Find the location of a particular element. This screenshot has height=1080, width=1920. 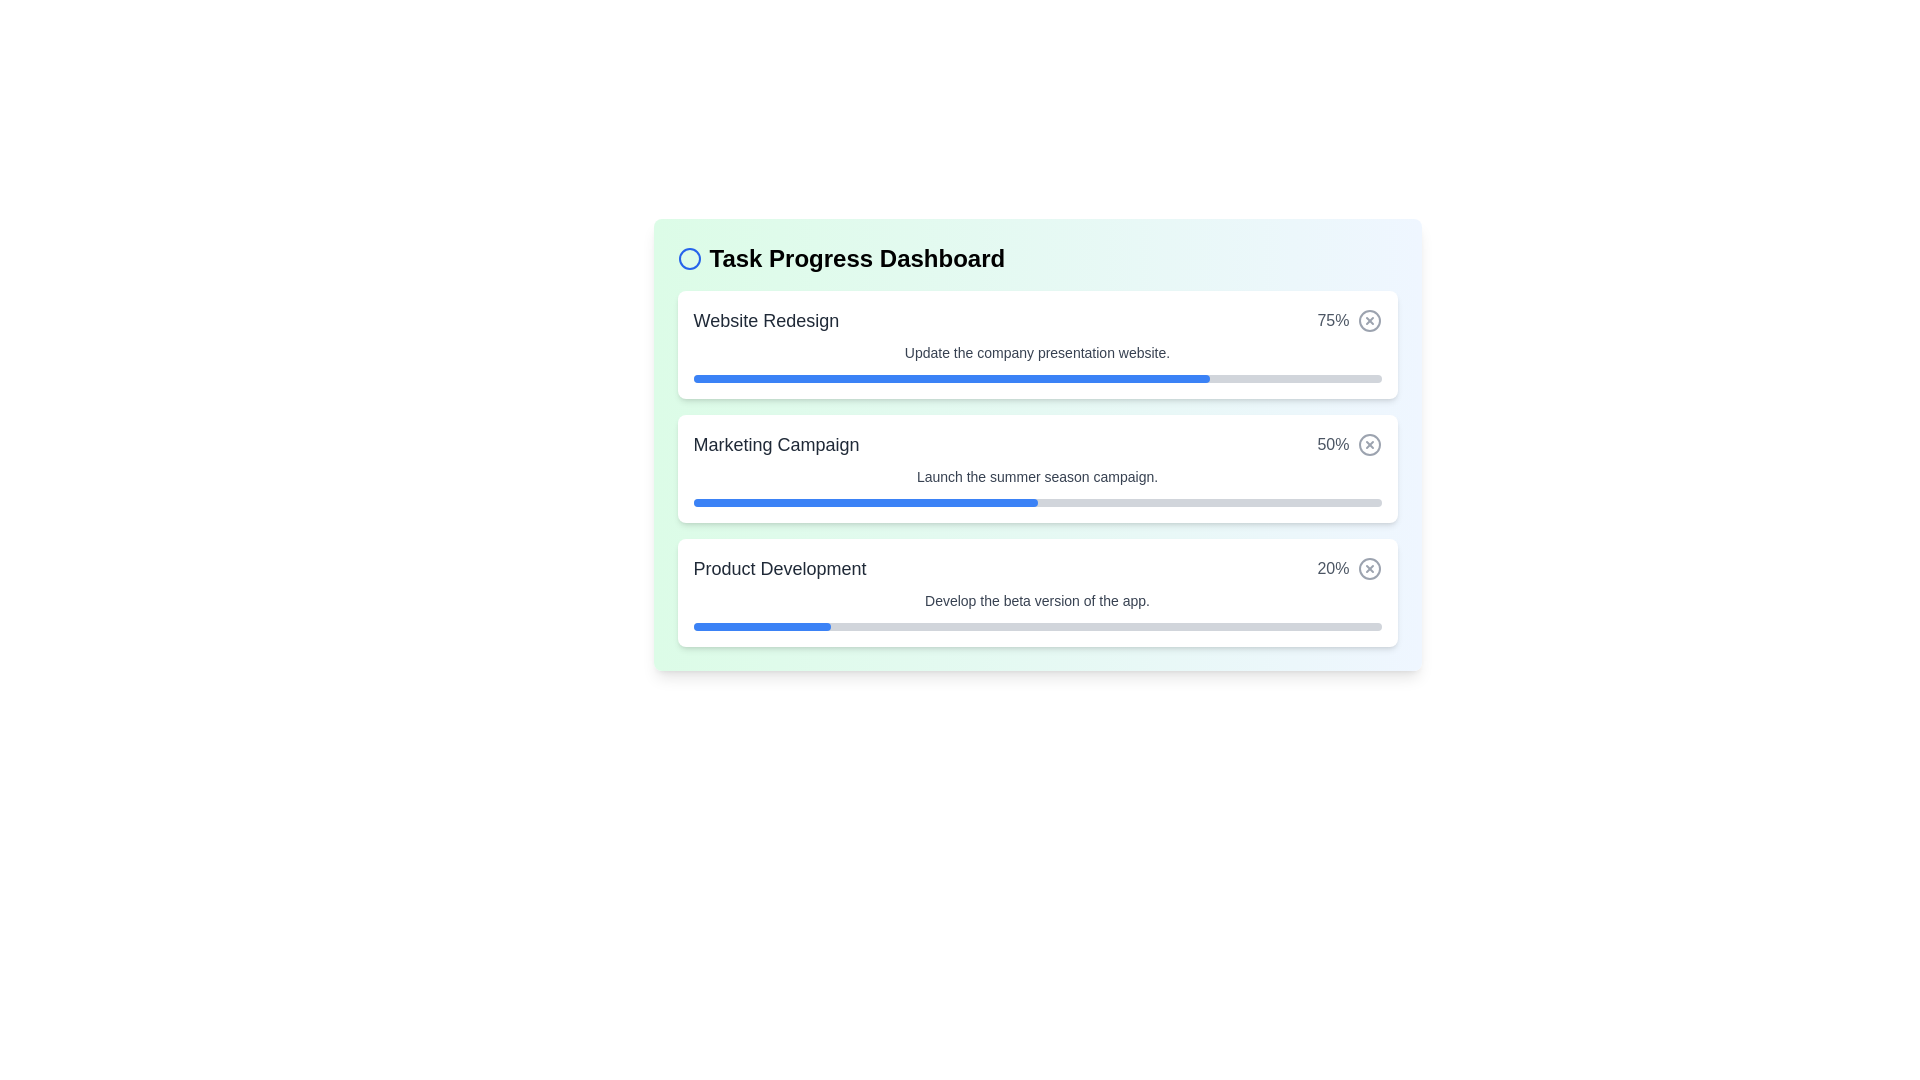

the Text Label displaying '50%' styled with a gray-colored font, located in the second progress bar section of the dashboard interface, right of the blue progress bar and before the small circular icon with an 'X' mark is located at coordinates (1333, 443).